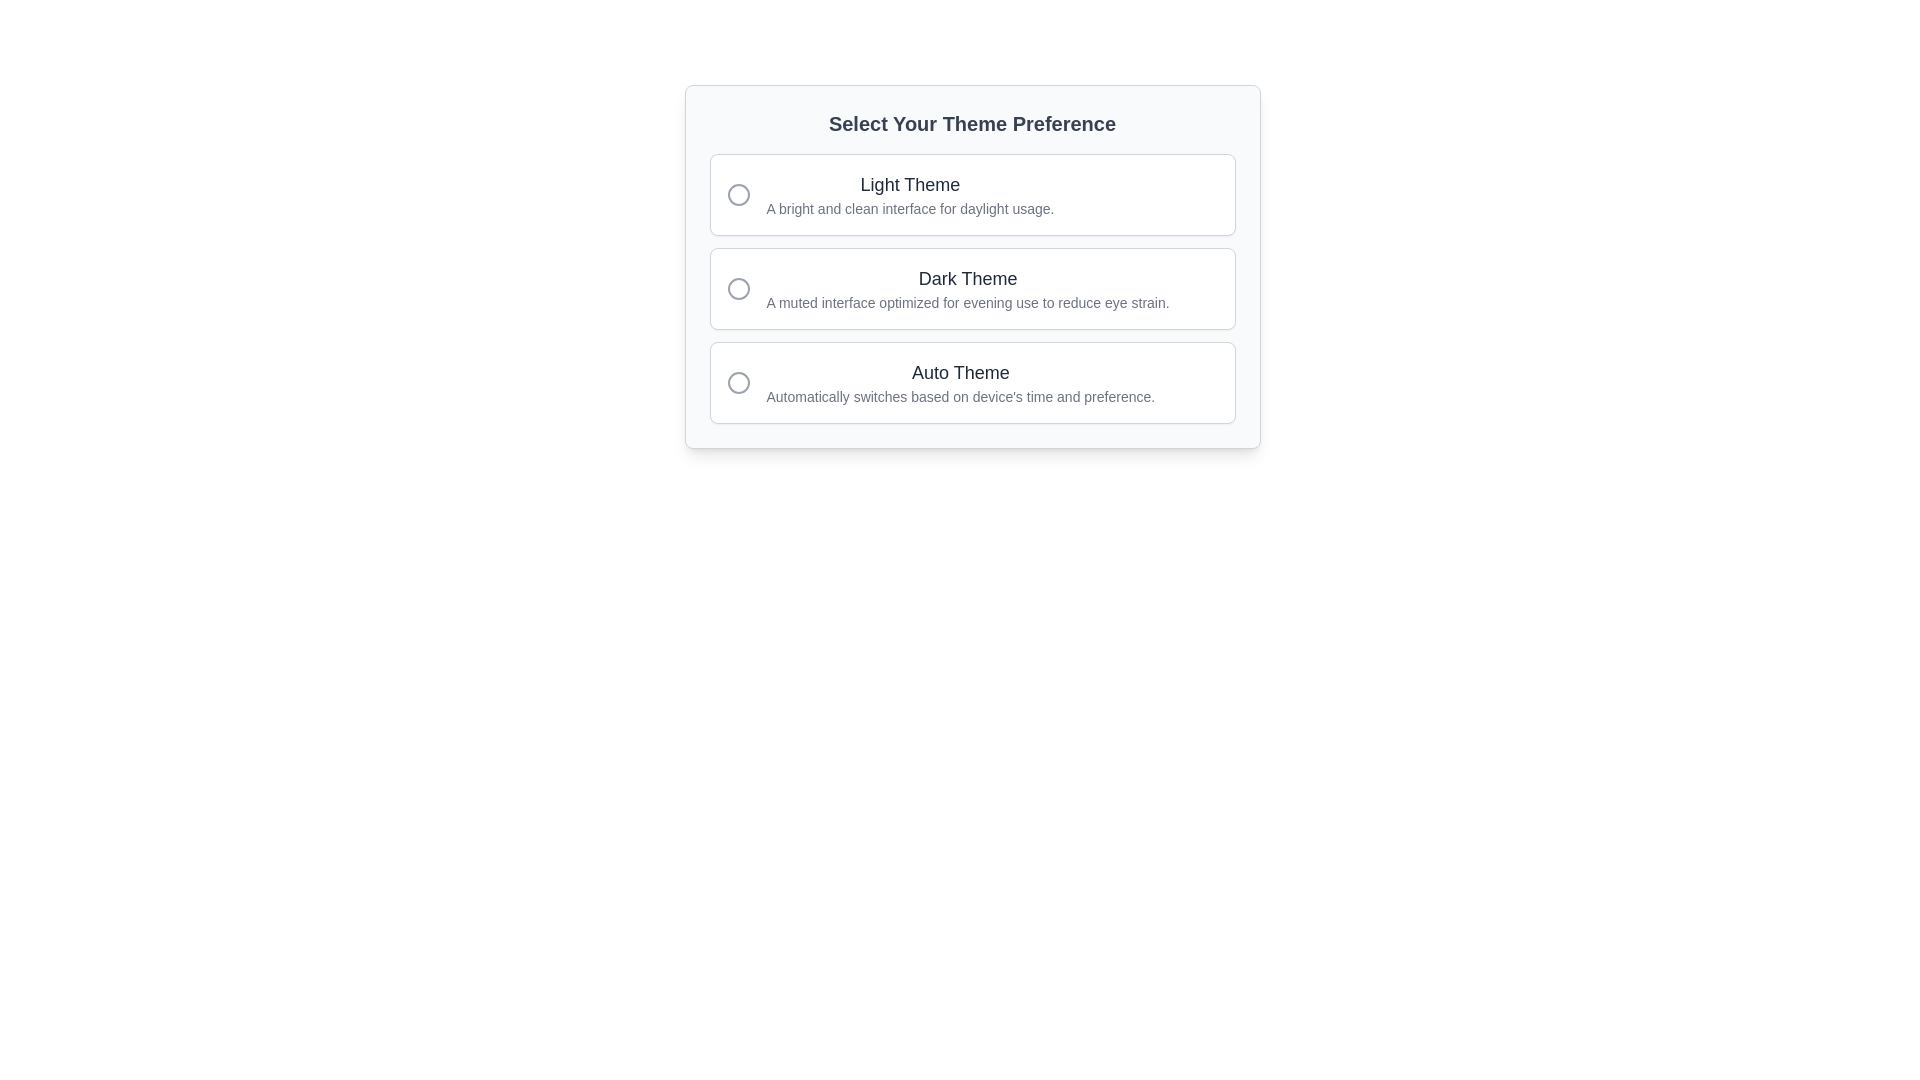  What do you see at coordinates (737, 195) in the screenshot?
I see `the circular graphical UI component in the SVG graphic that is styled as gray, indicating an inactive state, located to the left of the 'Light Theme' label` at bounding box center [737, 195].